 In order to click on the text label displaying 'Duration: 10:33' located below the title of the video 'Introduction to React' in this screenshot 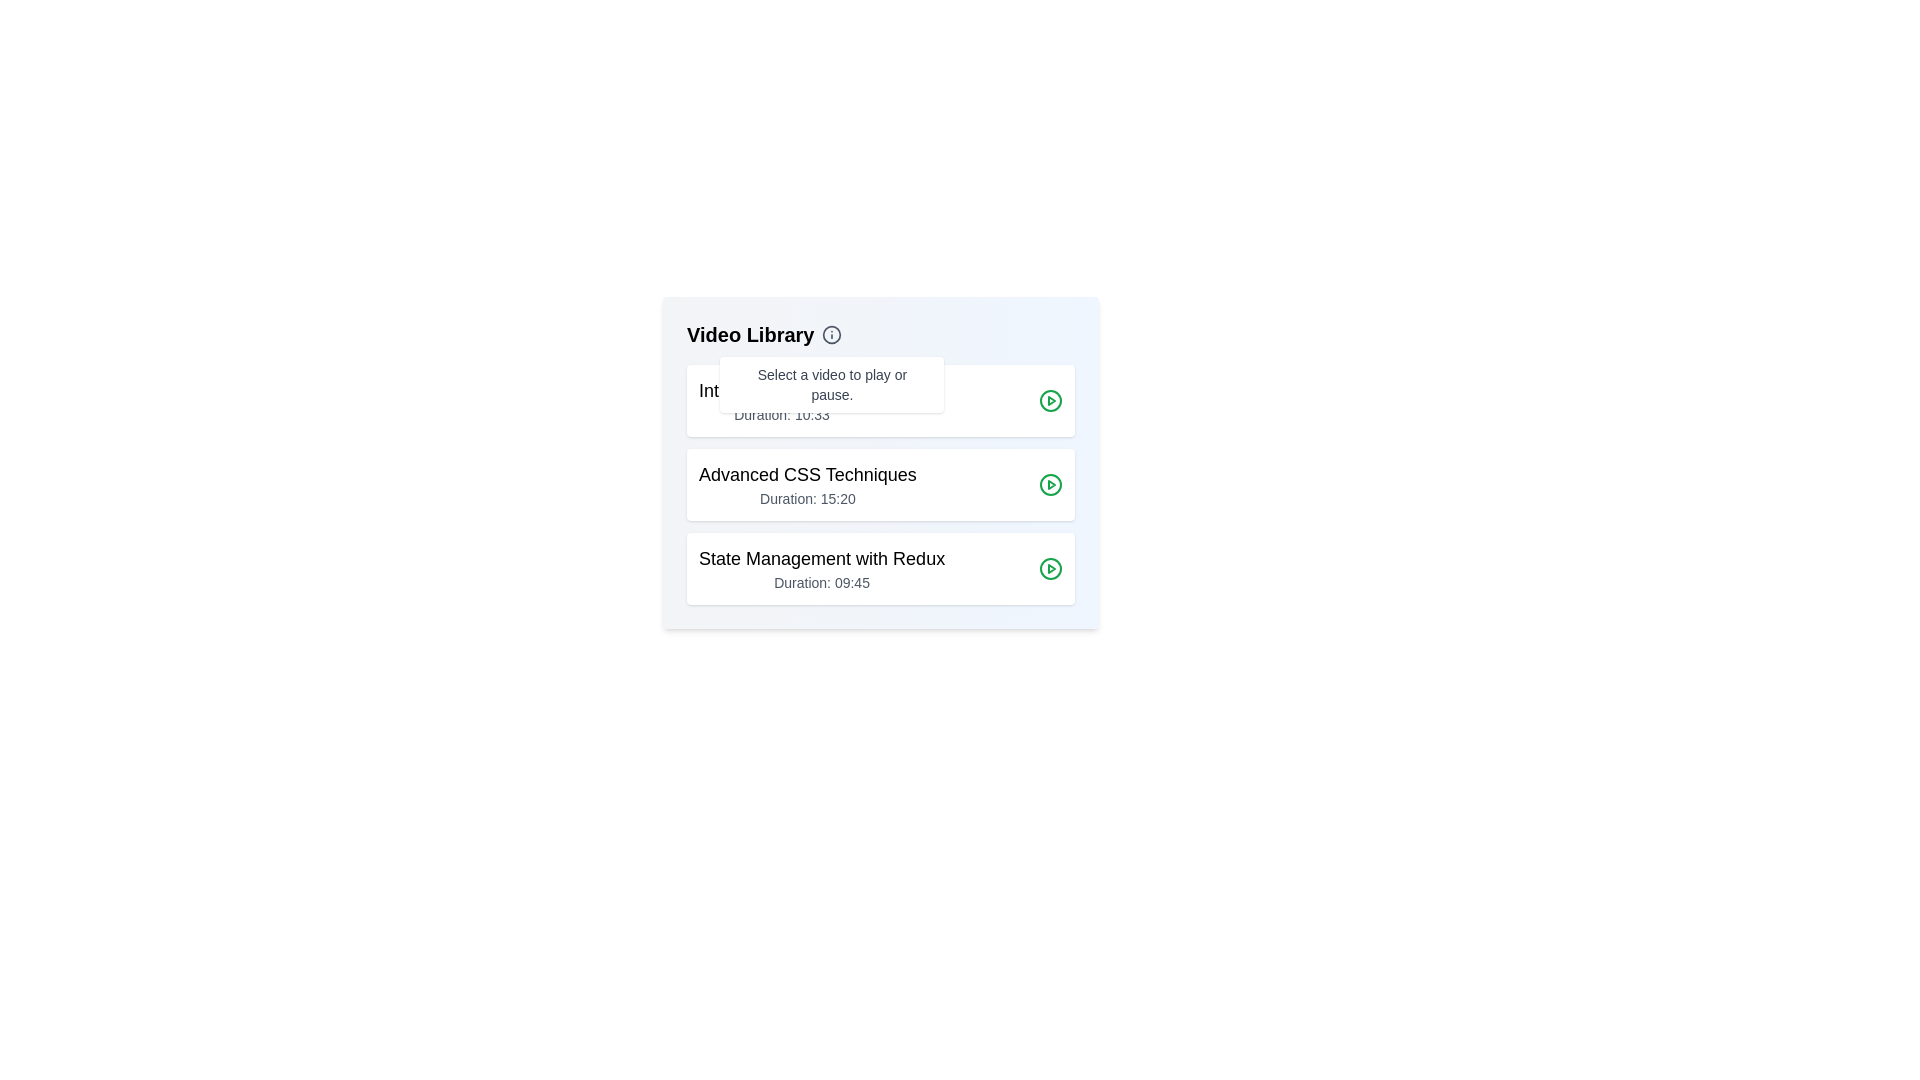, I will do `click(781, 414)`.